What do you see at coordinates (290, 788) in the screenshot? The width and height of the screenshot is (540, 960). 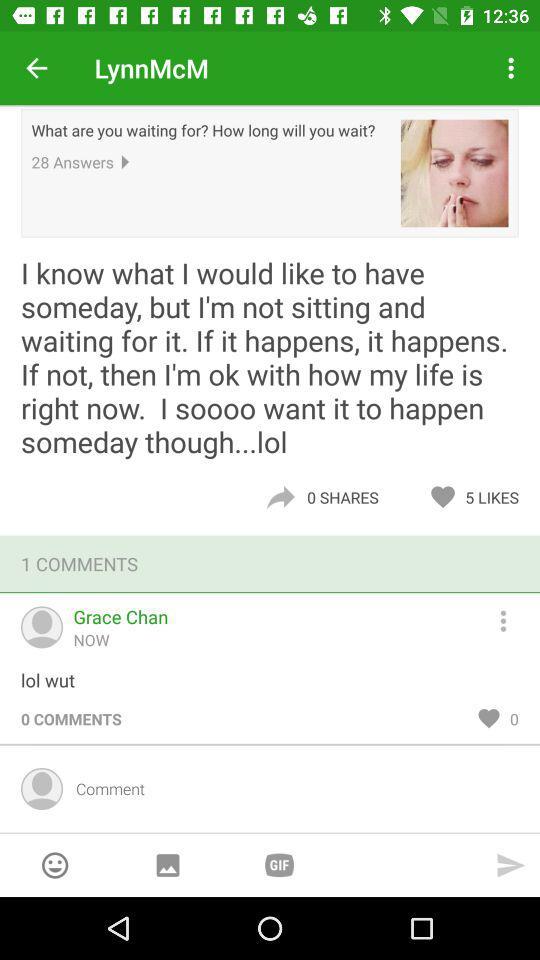 I see `comment` at bounding box center [290, 788].